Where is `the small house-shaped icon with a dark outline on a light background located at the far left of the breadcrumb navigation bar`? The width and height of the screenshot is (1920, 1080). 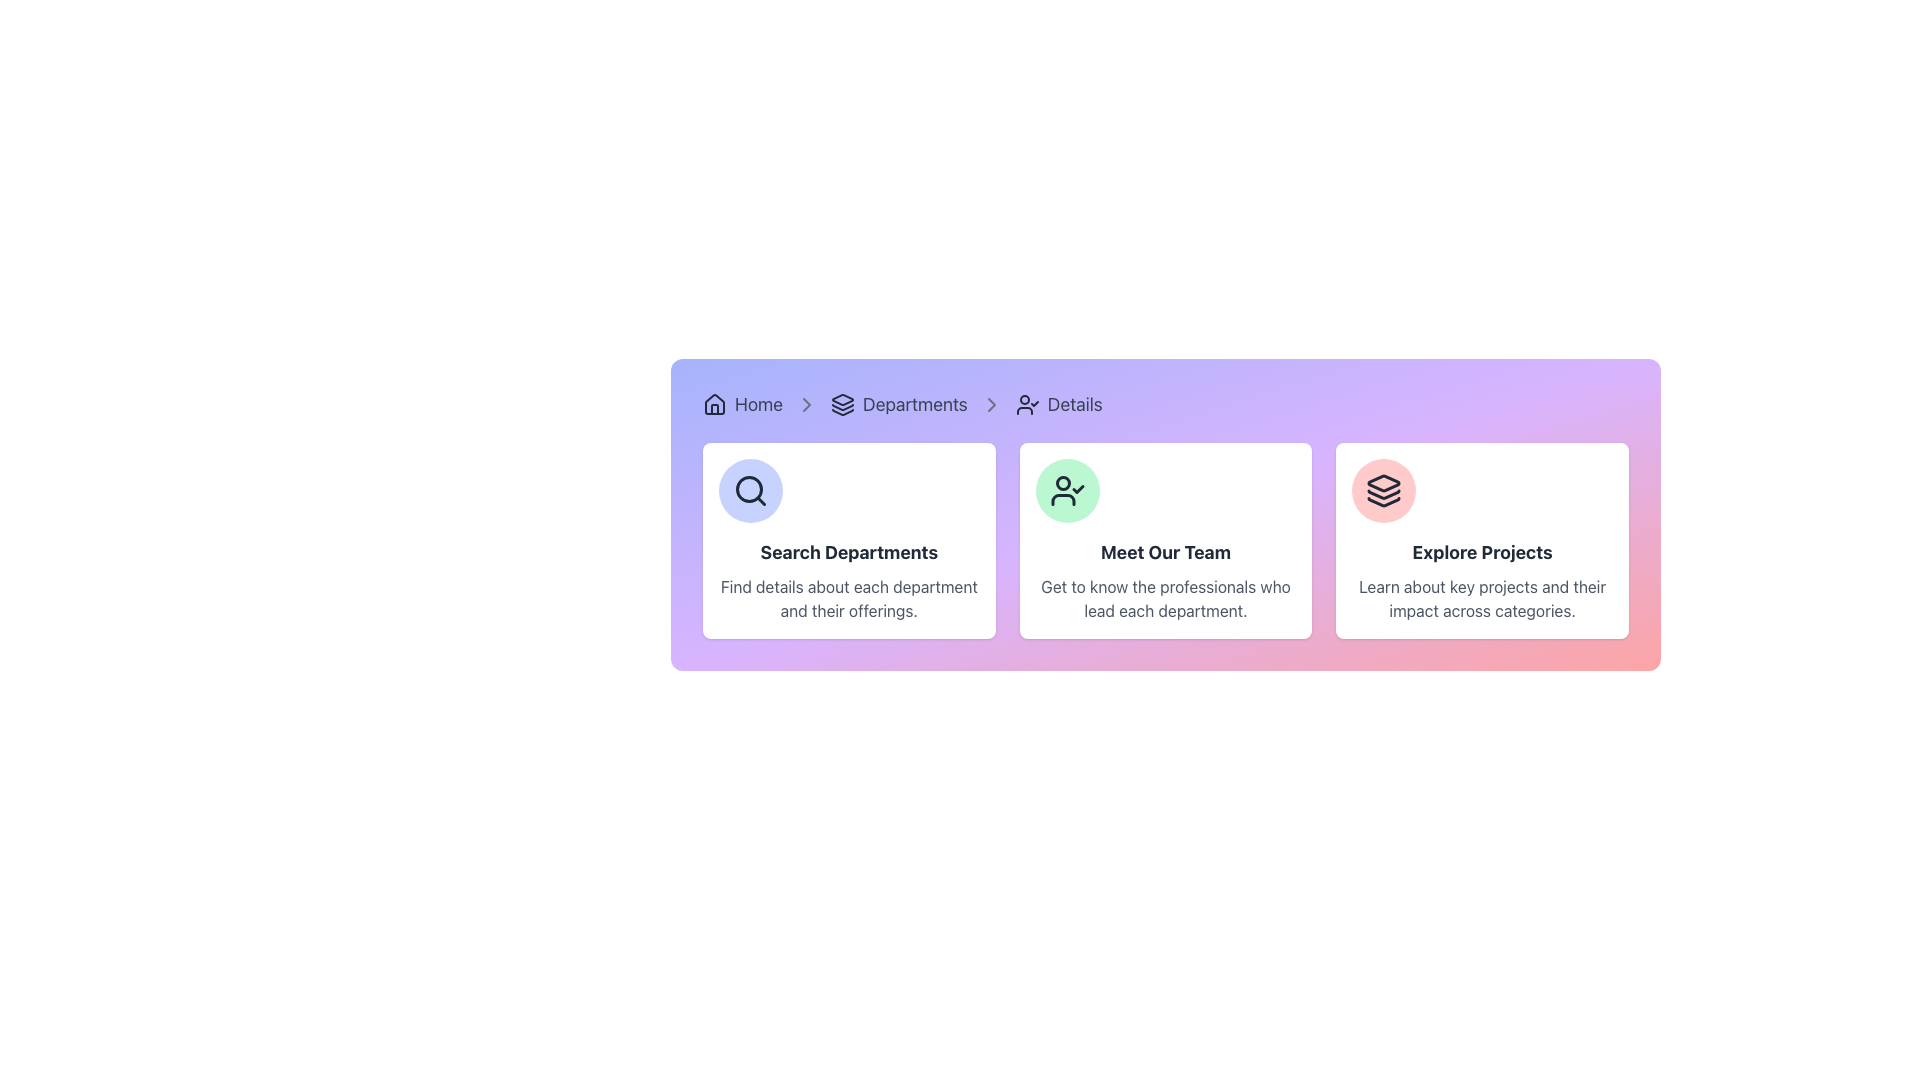
the small house-shaped icon with a dark outline on a light background located at the far left of the breadcrumb navigation bar is located at coordinates (715, 405).